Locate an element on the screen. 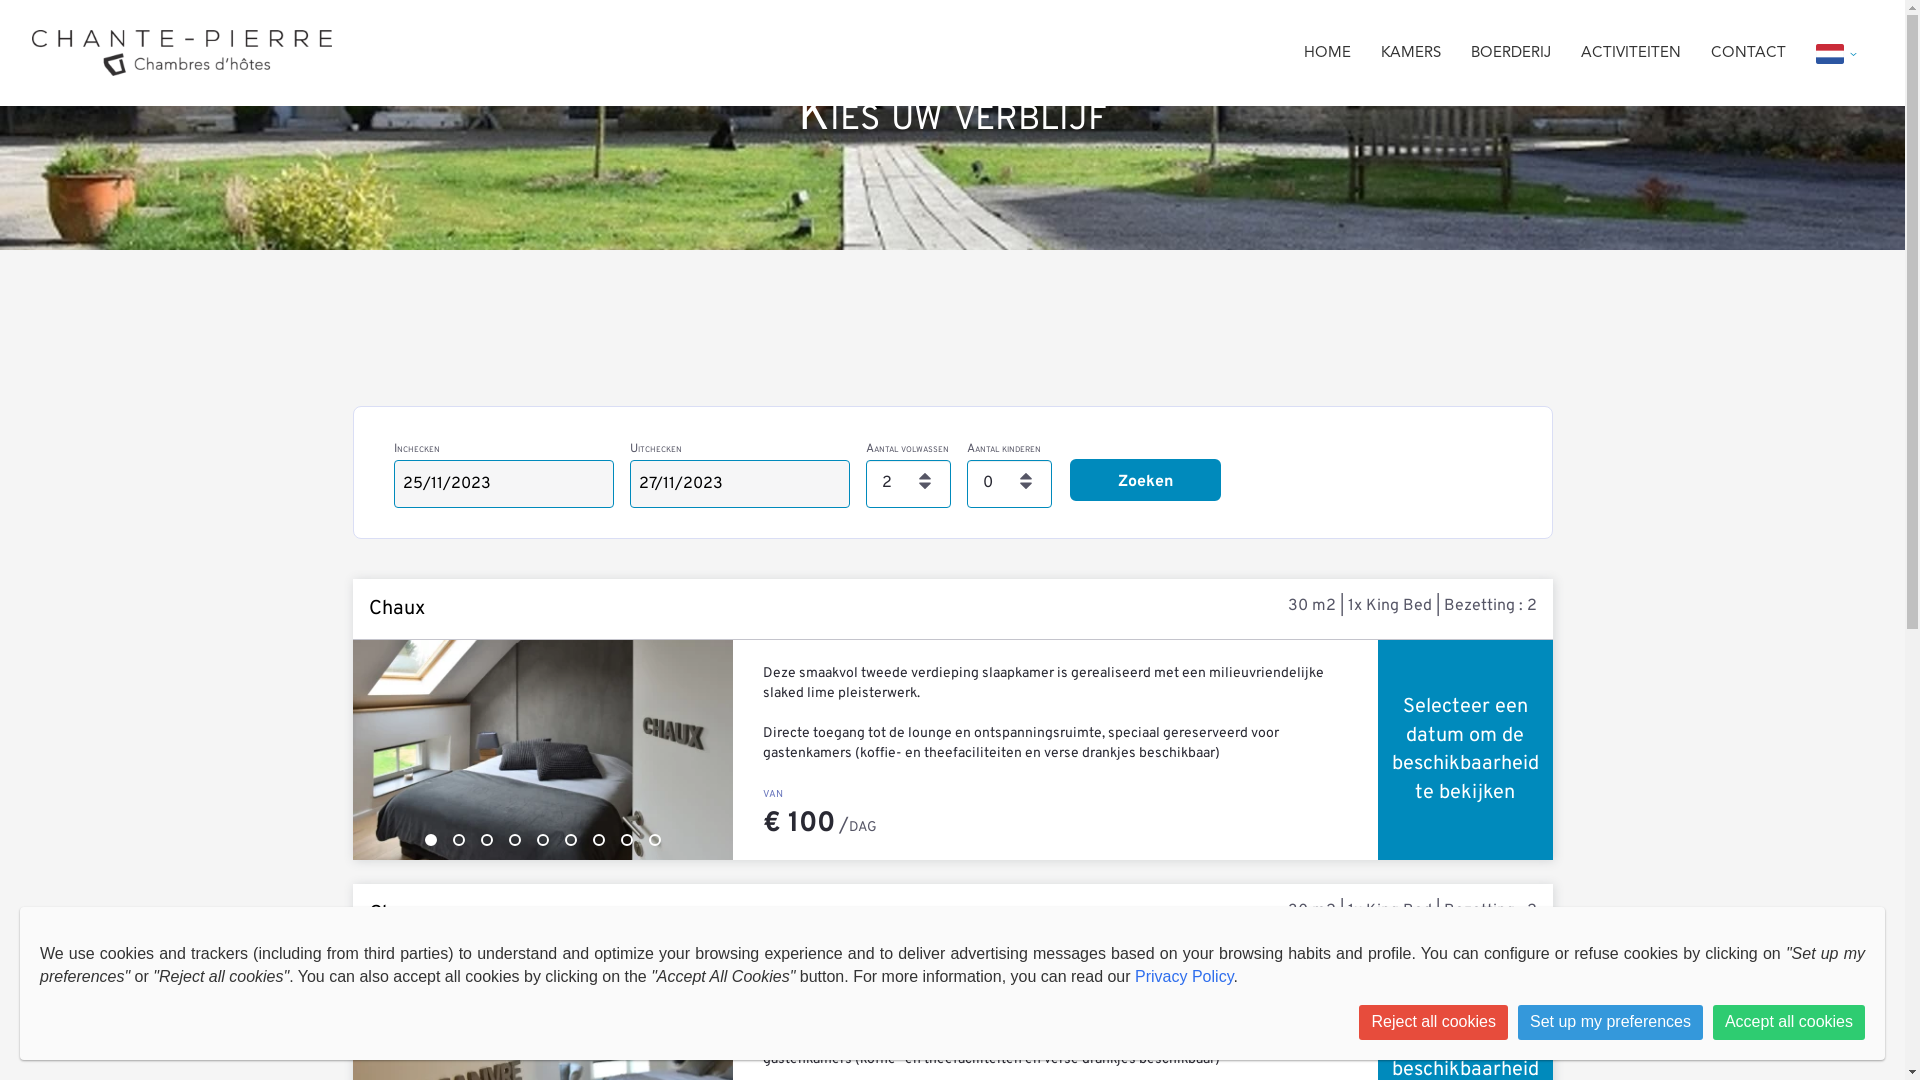 The image size is (1920, 1080). 'ACTIVITEITEN' is located at coordinates (1631, 52).